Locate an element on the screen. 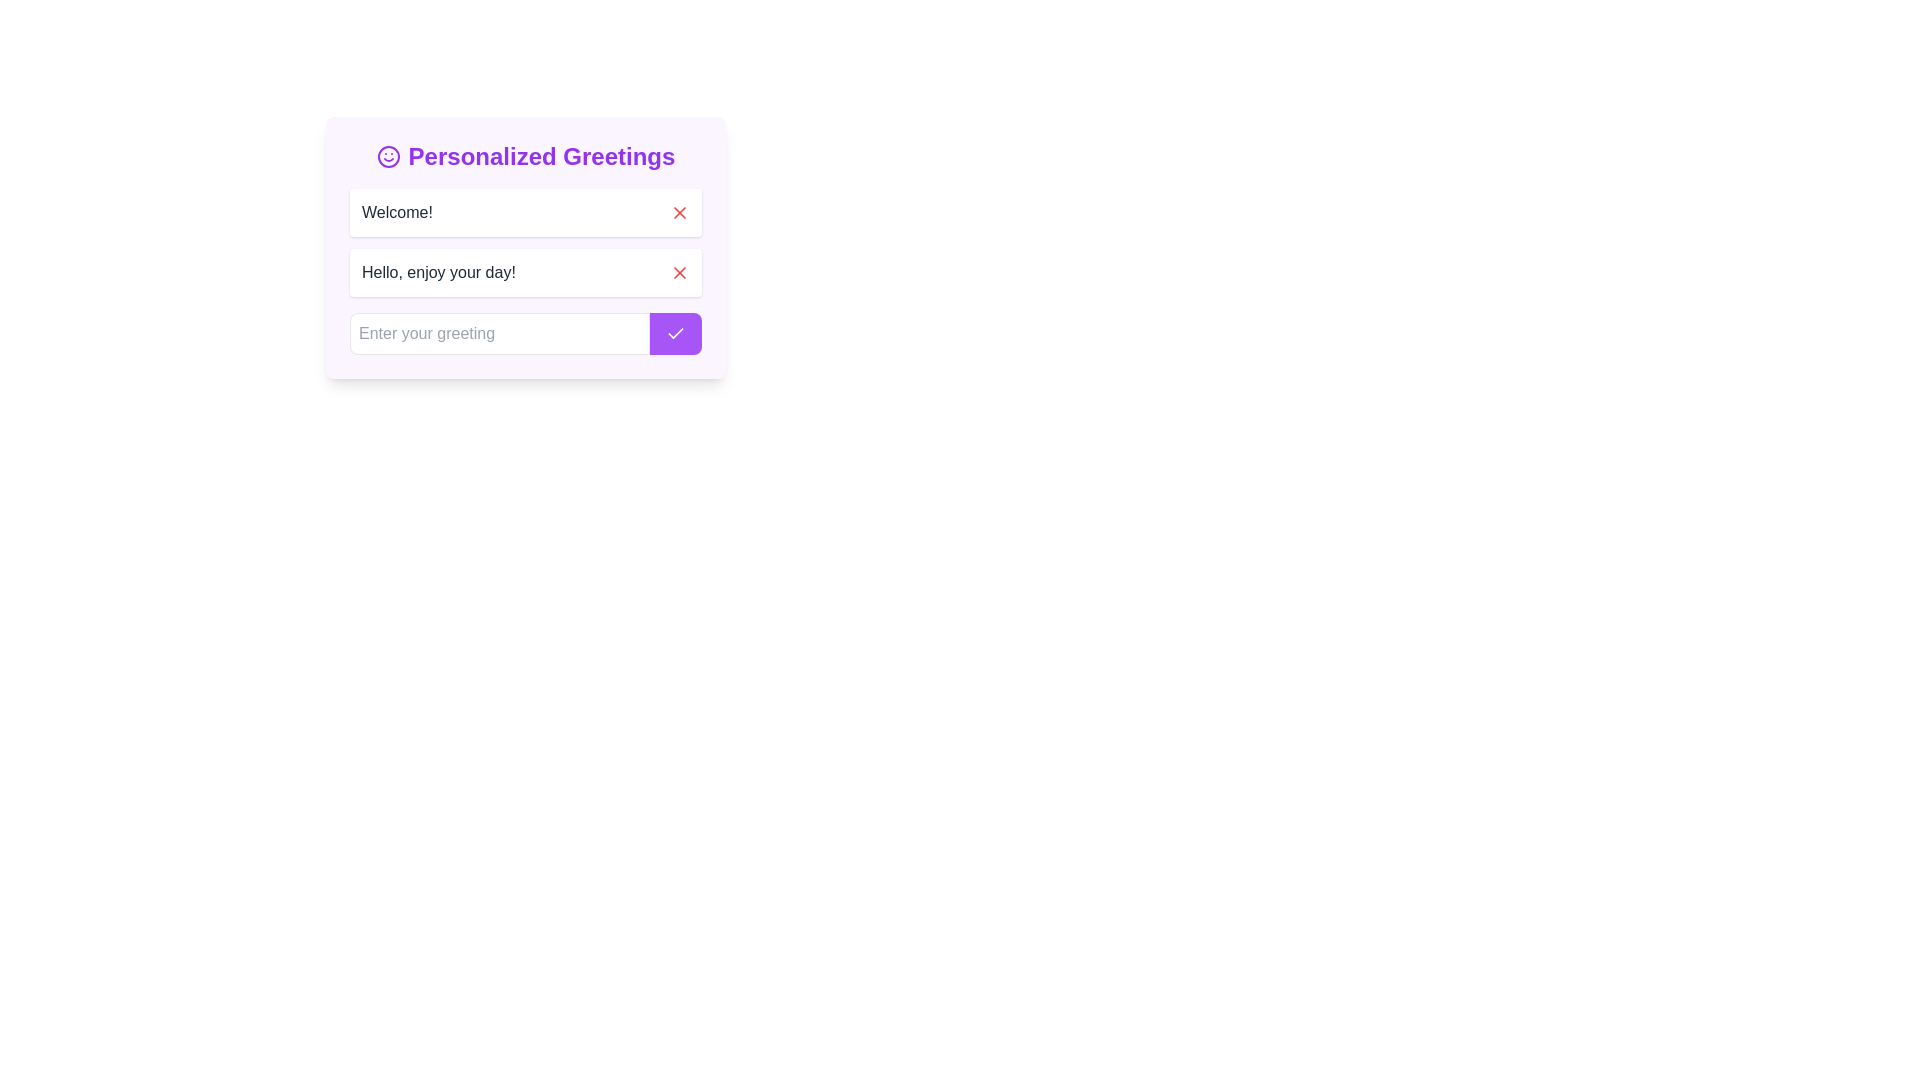  the checkmark icon located in the bottom-right corner of the purple button on the 'Personalized Greetings' card interface to confirm or submit user input is located at coordinates (676, 331).